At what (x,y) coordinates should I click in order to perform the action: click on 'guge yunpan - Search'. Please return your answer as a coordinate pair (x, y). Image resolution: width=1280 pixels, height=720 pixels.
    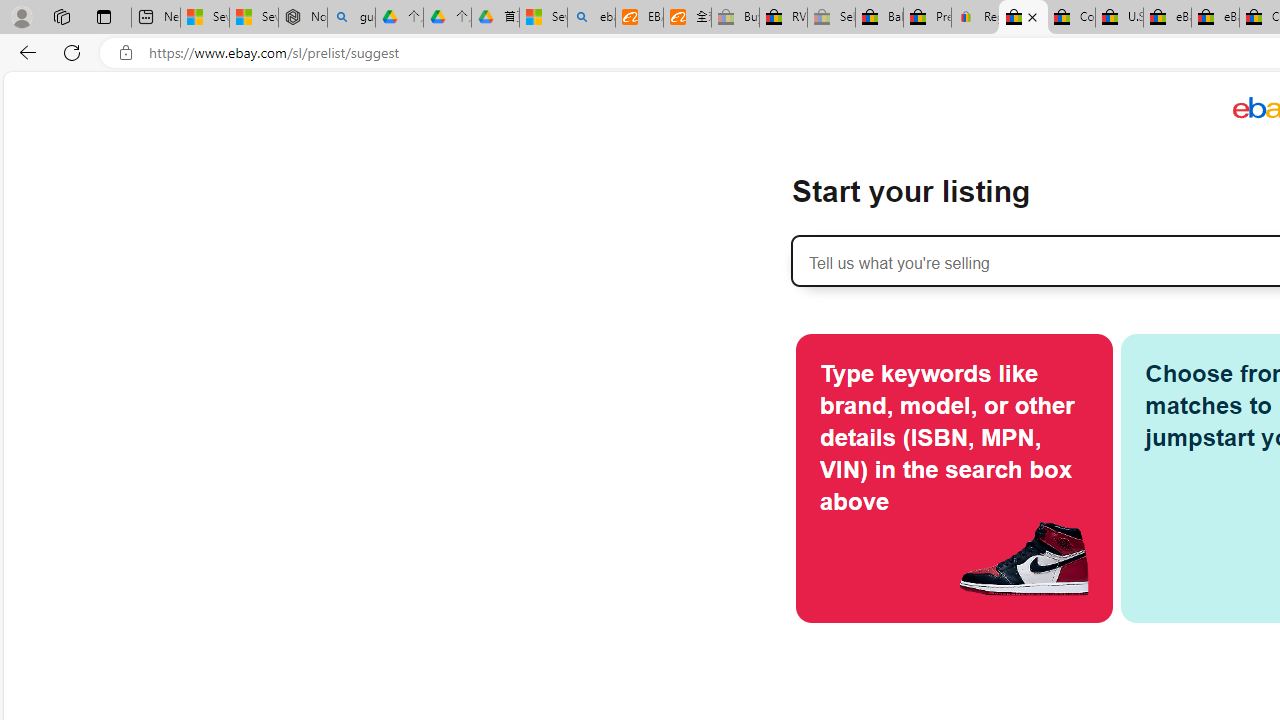
    Looking at the image, I should click on (351, 17).